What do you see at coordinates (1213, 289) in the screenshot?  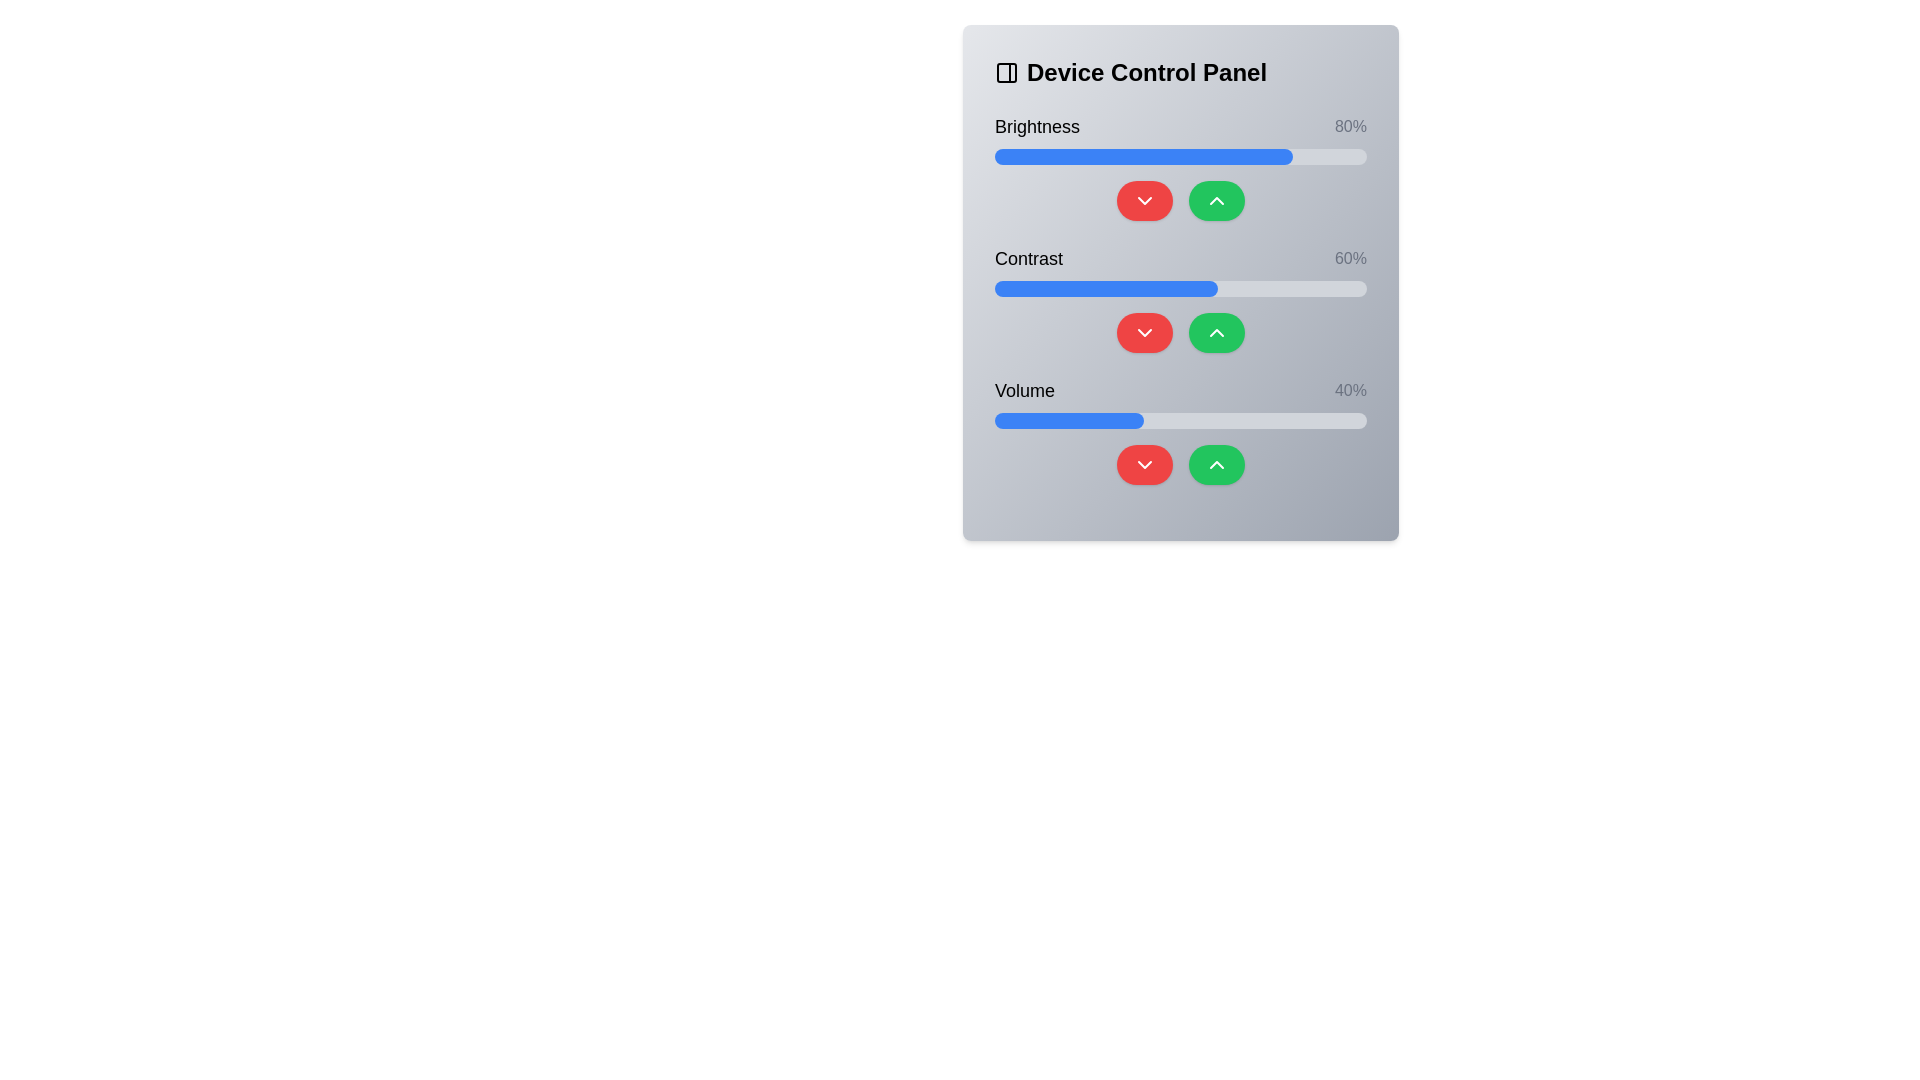 I see `the contrast` at bounding box center [1213, 289].